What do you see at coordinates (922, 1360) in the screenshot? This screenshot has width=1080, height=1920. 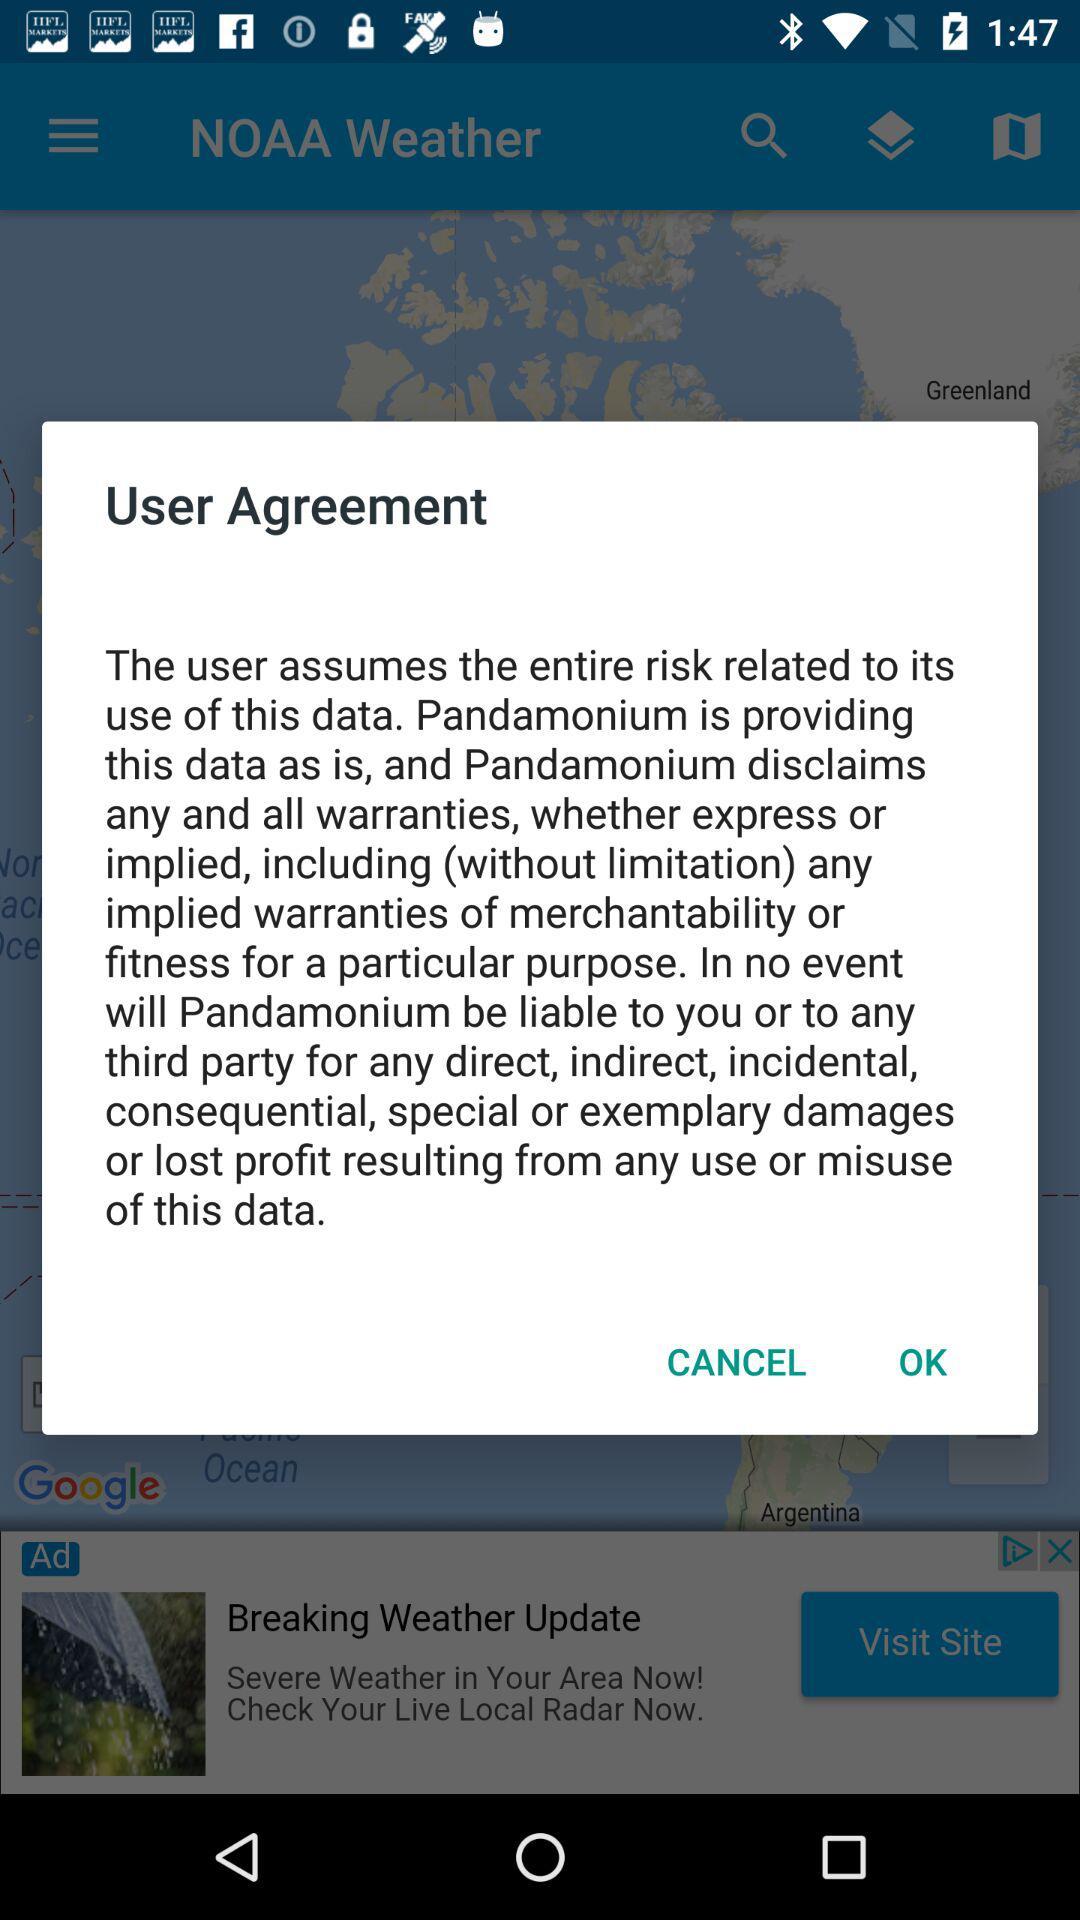 I see `the icon to the right of cancel` at bounding box center [922, 1360].